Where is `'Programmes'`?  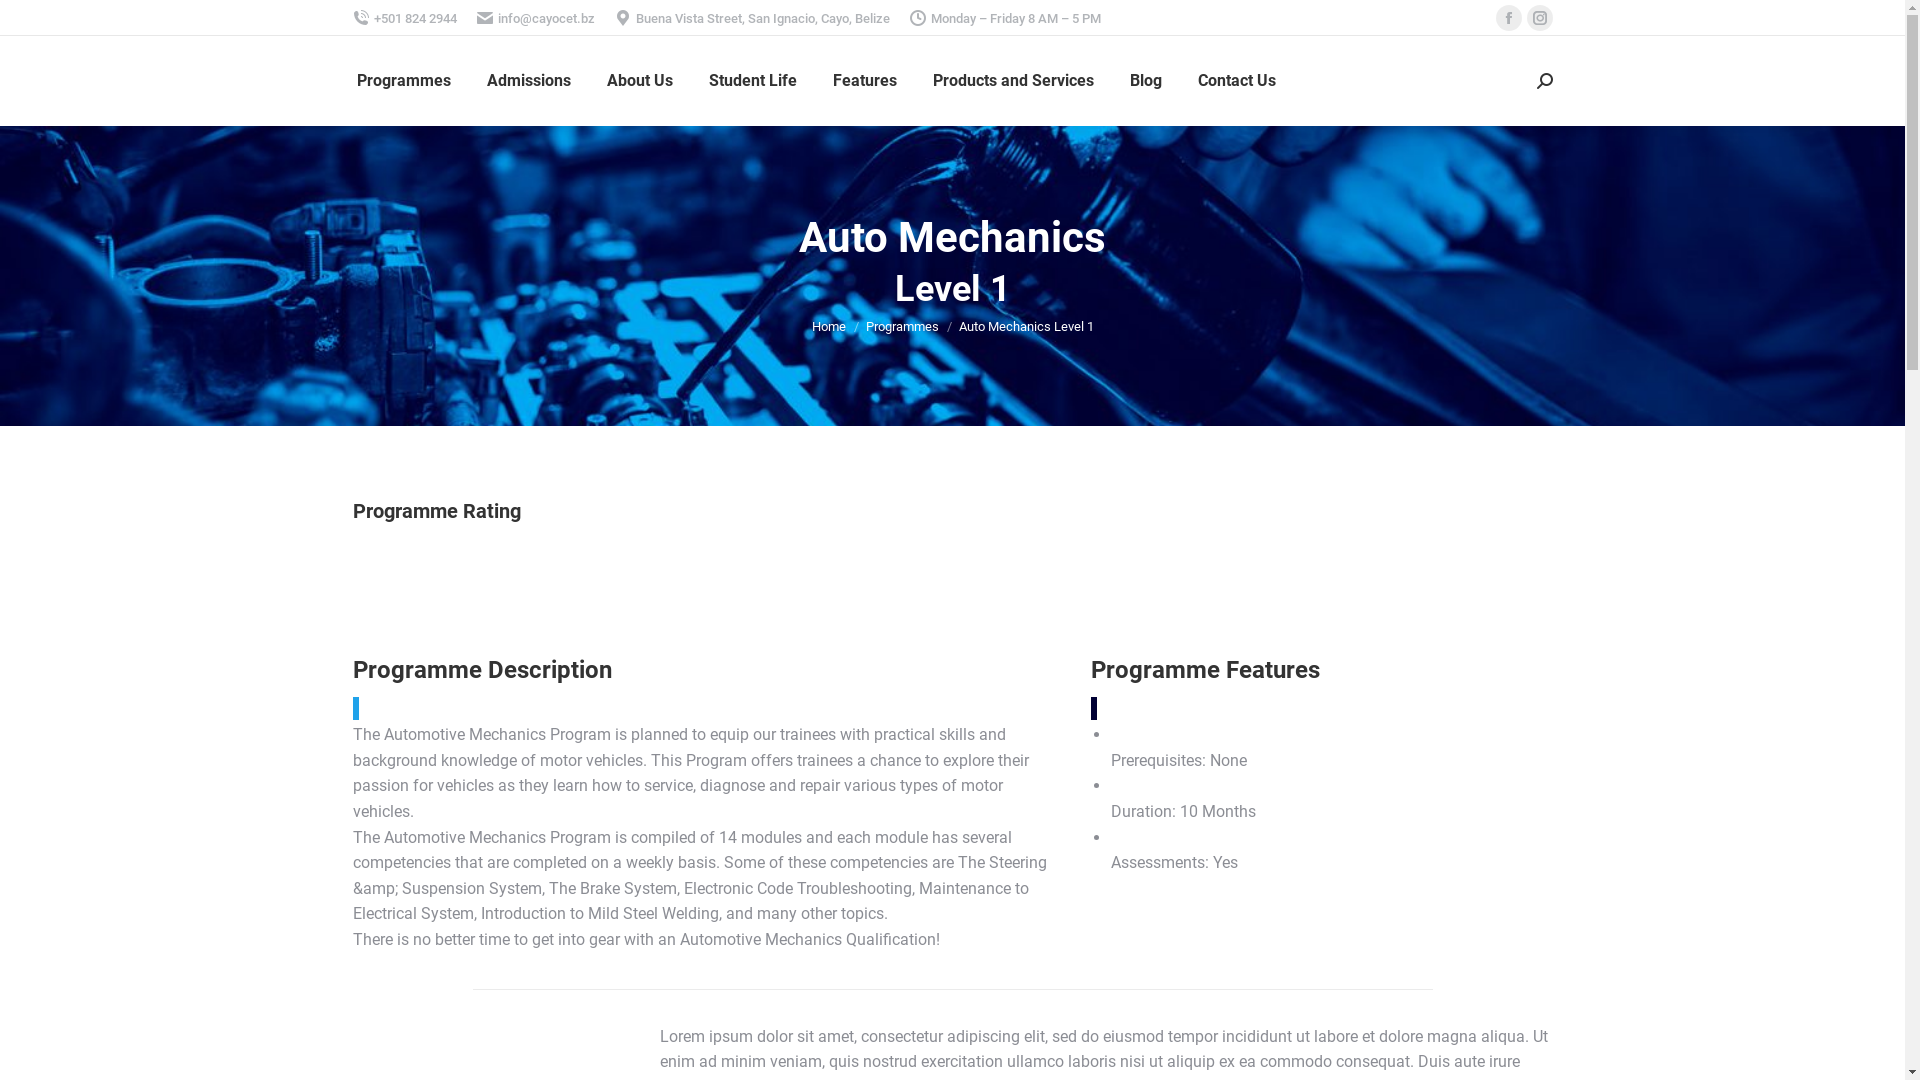
'Programmes' is located at coordinates (402, 80).